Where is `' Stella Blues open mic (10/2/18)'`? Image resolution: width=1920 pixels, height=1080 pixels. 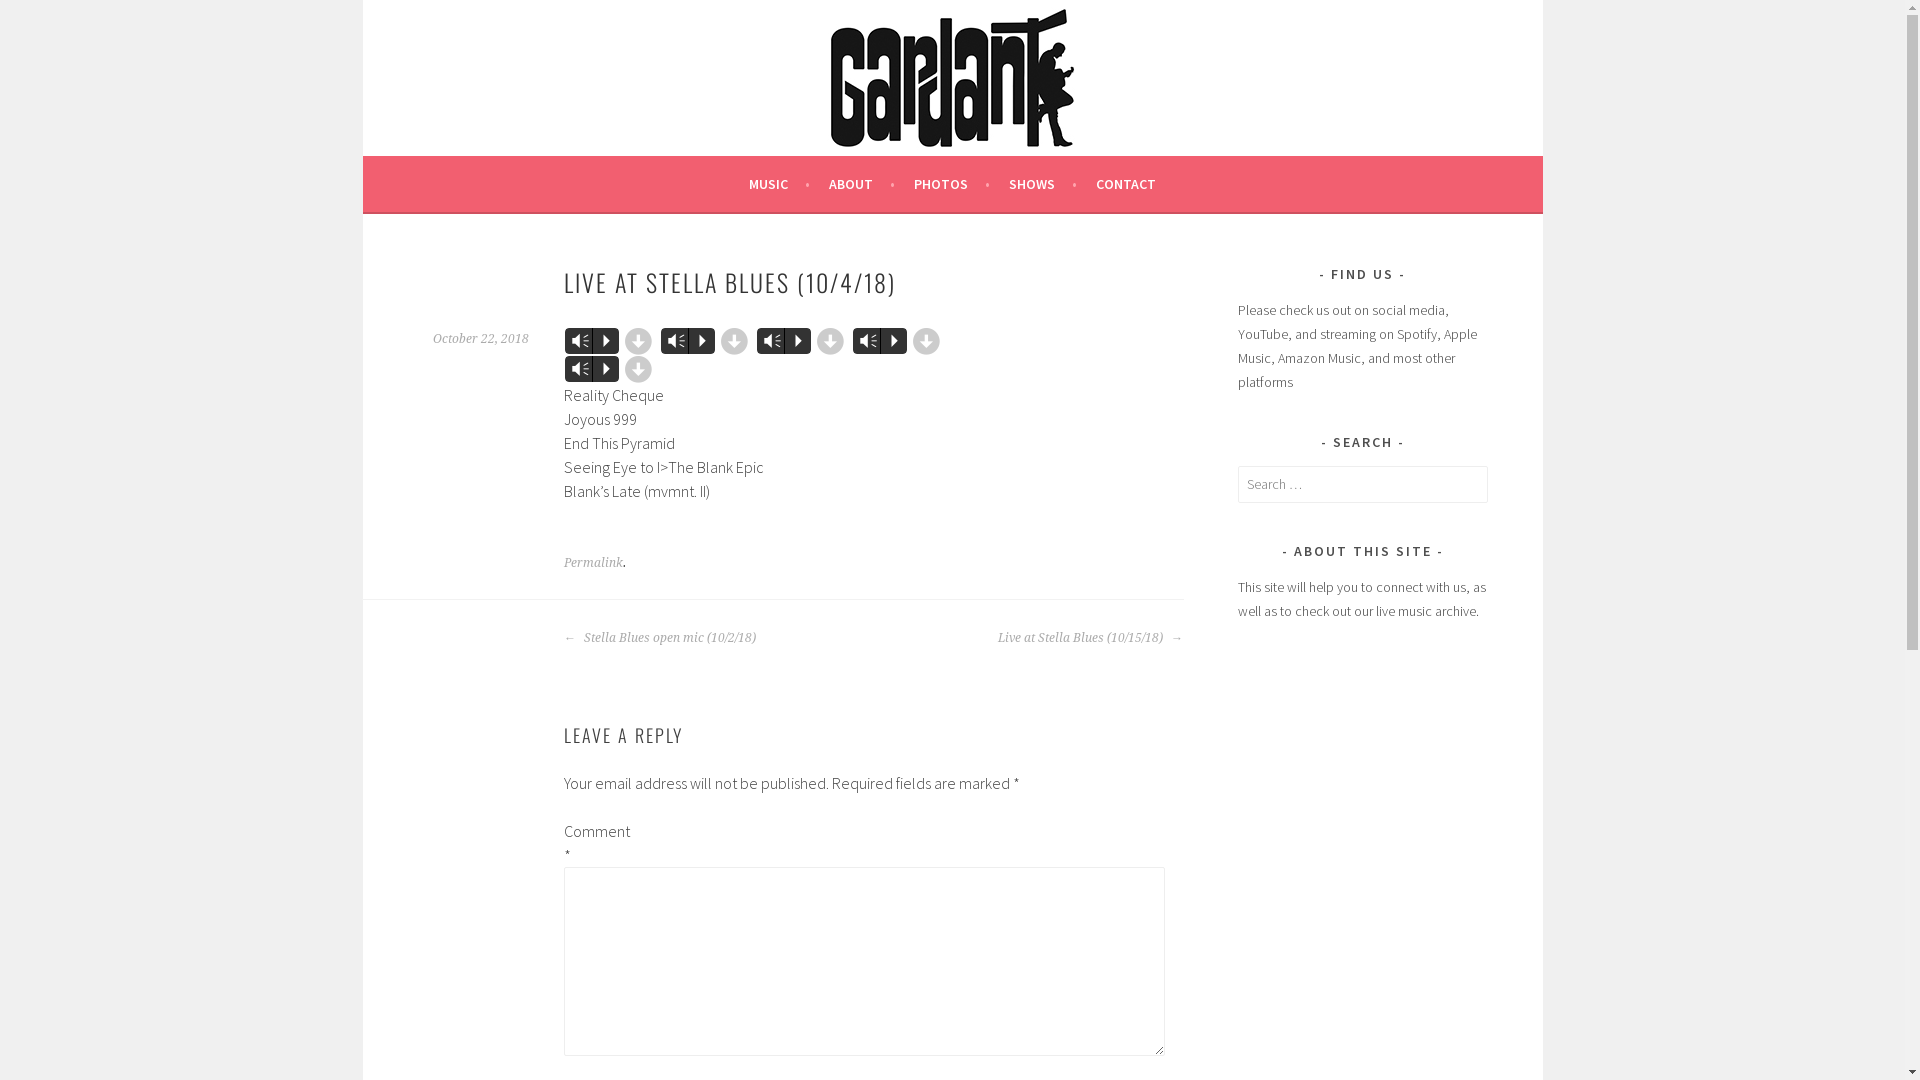 ' Stella Blues open mic (10/2/18)' is located at coordinates (563, 637).